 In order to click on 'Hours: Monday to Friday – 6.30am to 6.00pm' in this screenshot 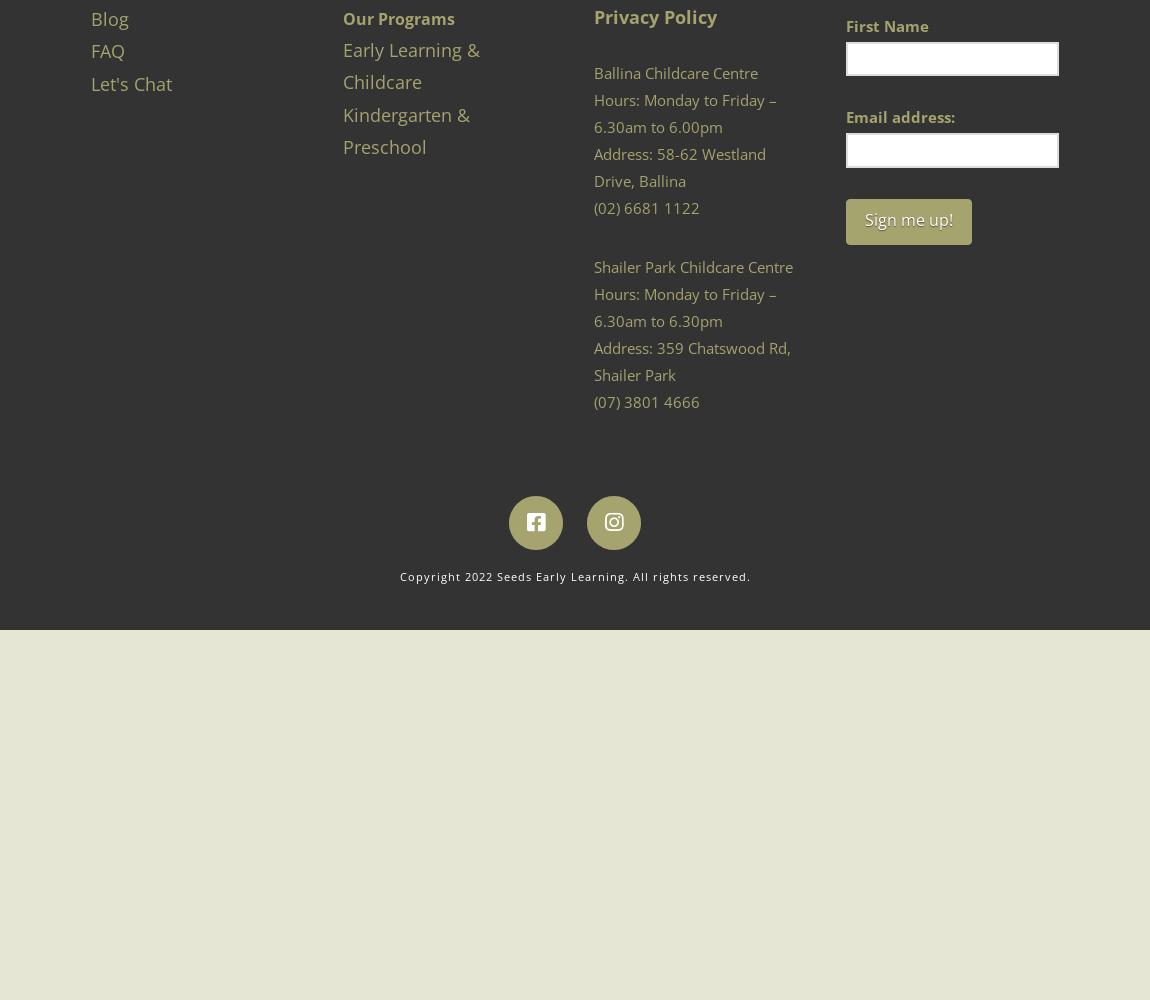, I will do `click(684, 111)`.